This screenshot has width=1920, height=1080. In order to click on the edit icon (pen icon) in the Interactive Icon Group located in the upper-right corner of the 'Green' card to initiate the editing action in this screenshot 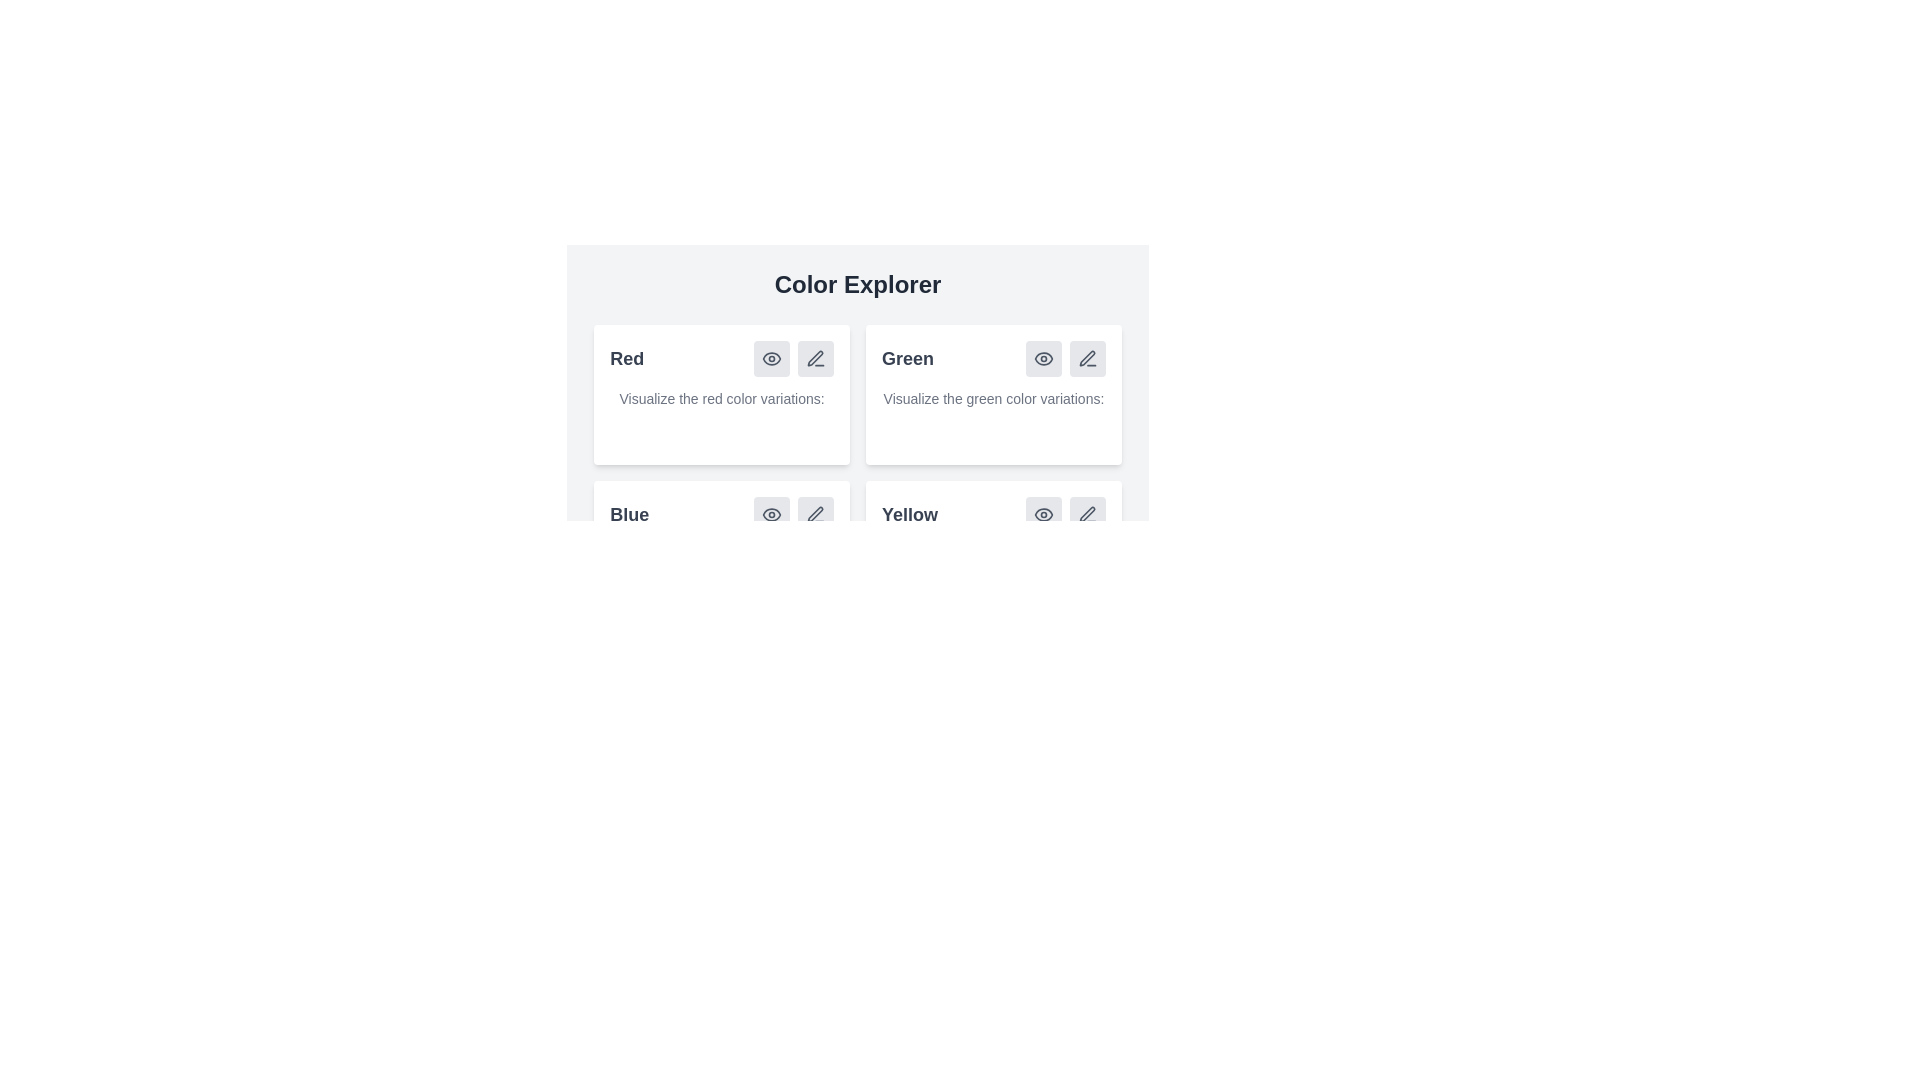, I will do `click(1064, 357)`.